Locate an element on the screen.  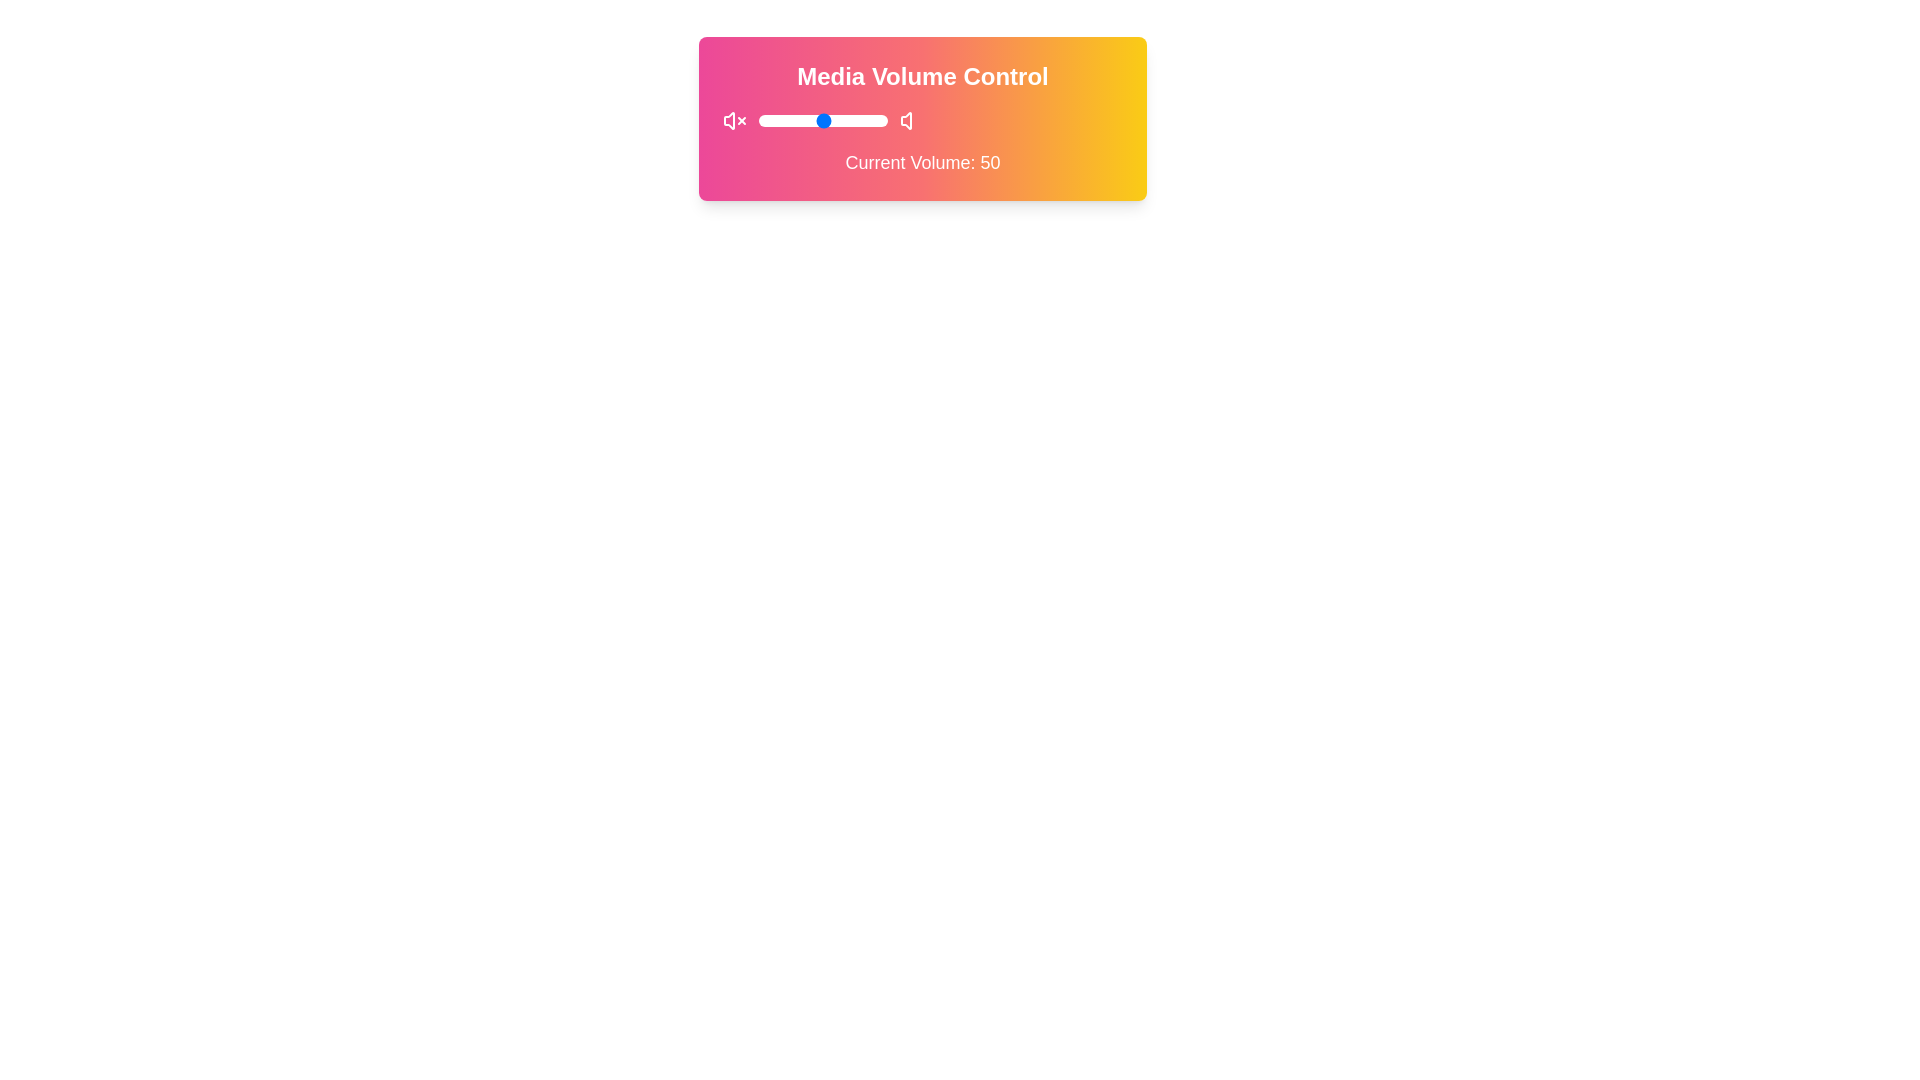
the volume to 70 by sliding the control is located at coordinates (849, 120).